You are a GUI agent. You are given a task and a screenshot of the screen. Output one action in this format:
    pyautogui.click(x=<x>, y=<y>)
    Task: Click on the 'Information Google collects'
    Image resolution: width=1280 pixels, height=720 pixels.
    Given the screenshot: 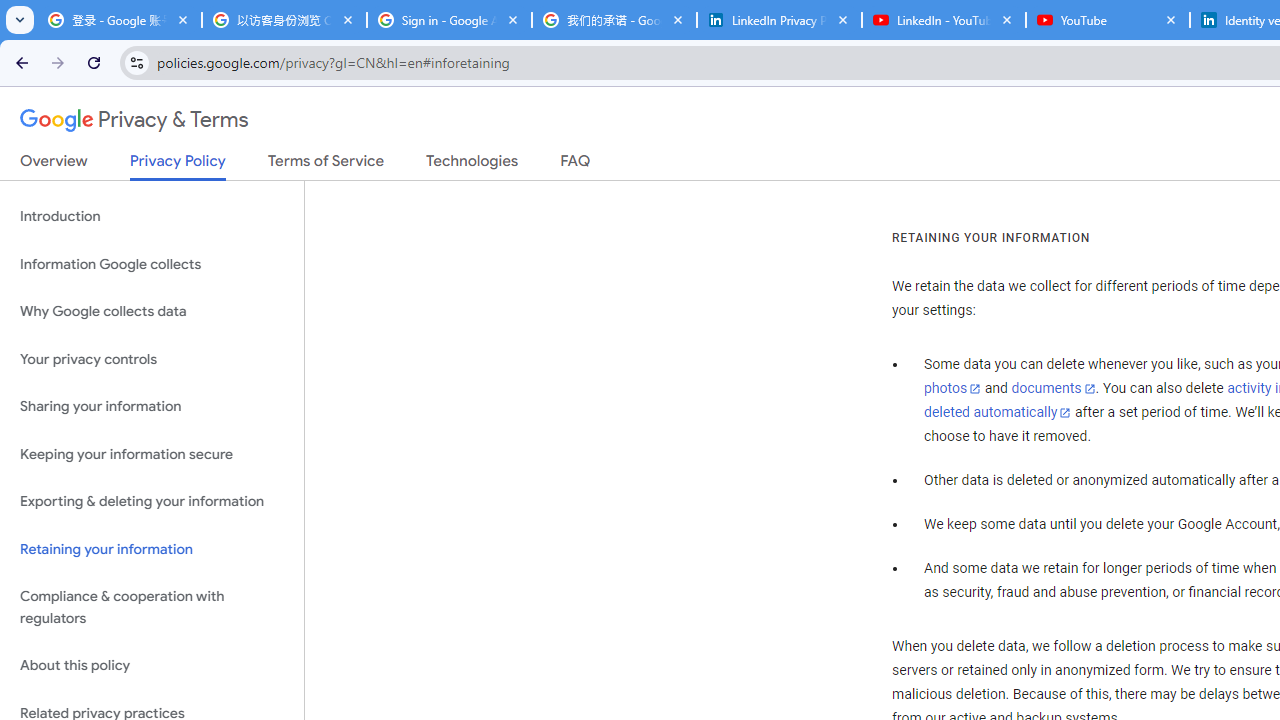 What is the action you would take?
    pyautogui.click(x=151, y=263)
    